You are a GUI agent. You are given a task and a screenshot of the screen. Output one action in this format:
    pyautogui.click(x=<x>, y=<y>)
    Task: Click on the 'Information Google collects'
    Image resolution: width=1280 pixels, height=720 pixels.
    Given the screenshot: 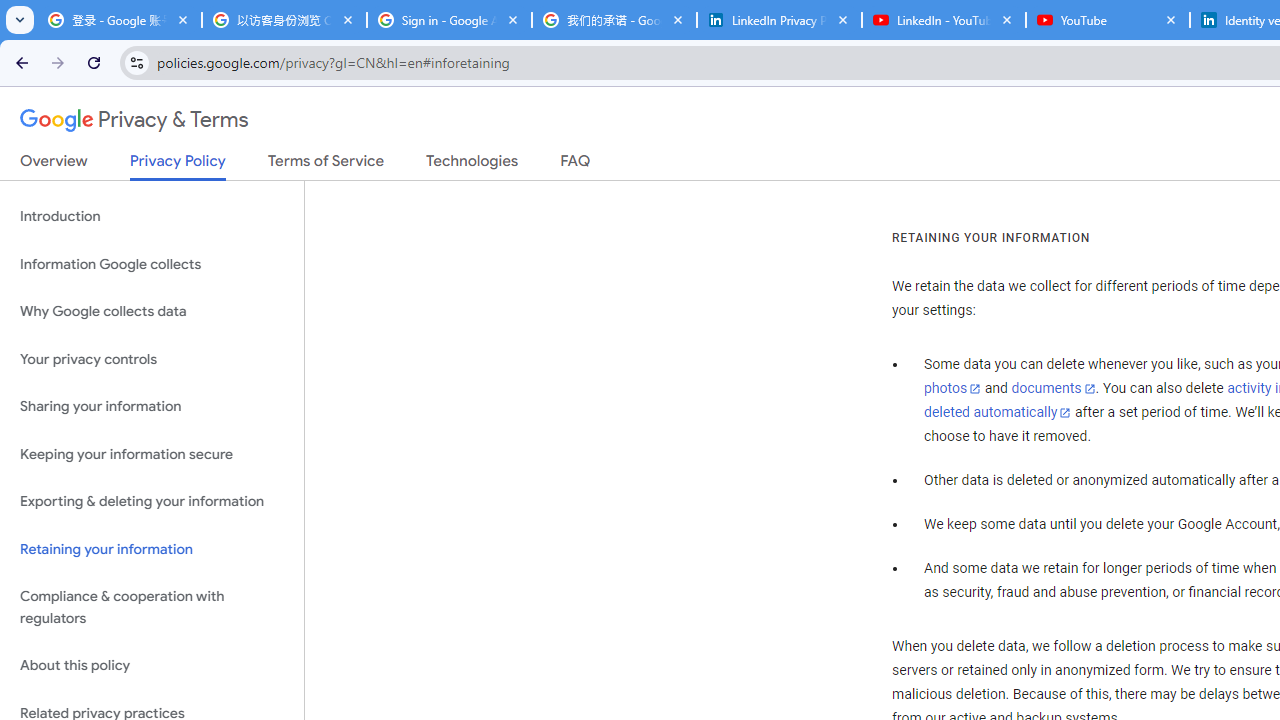 What is the action you would take?
    pyautogui.click(x=151, y=263)
    